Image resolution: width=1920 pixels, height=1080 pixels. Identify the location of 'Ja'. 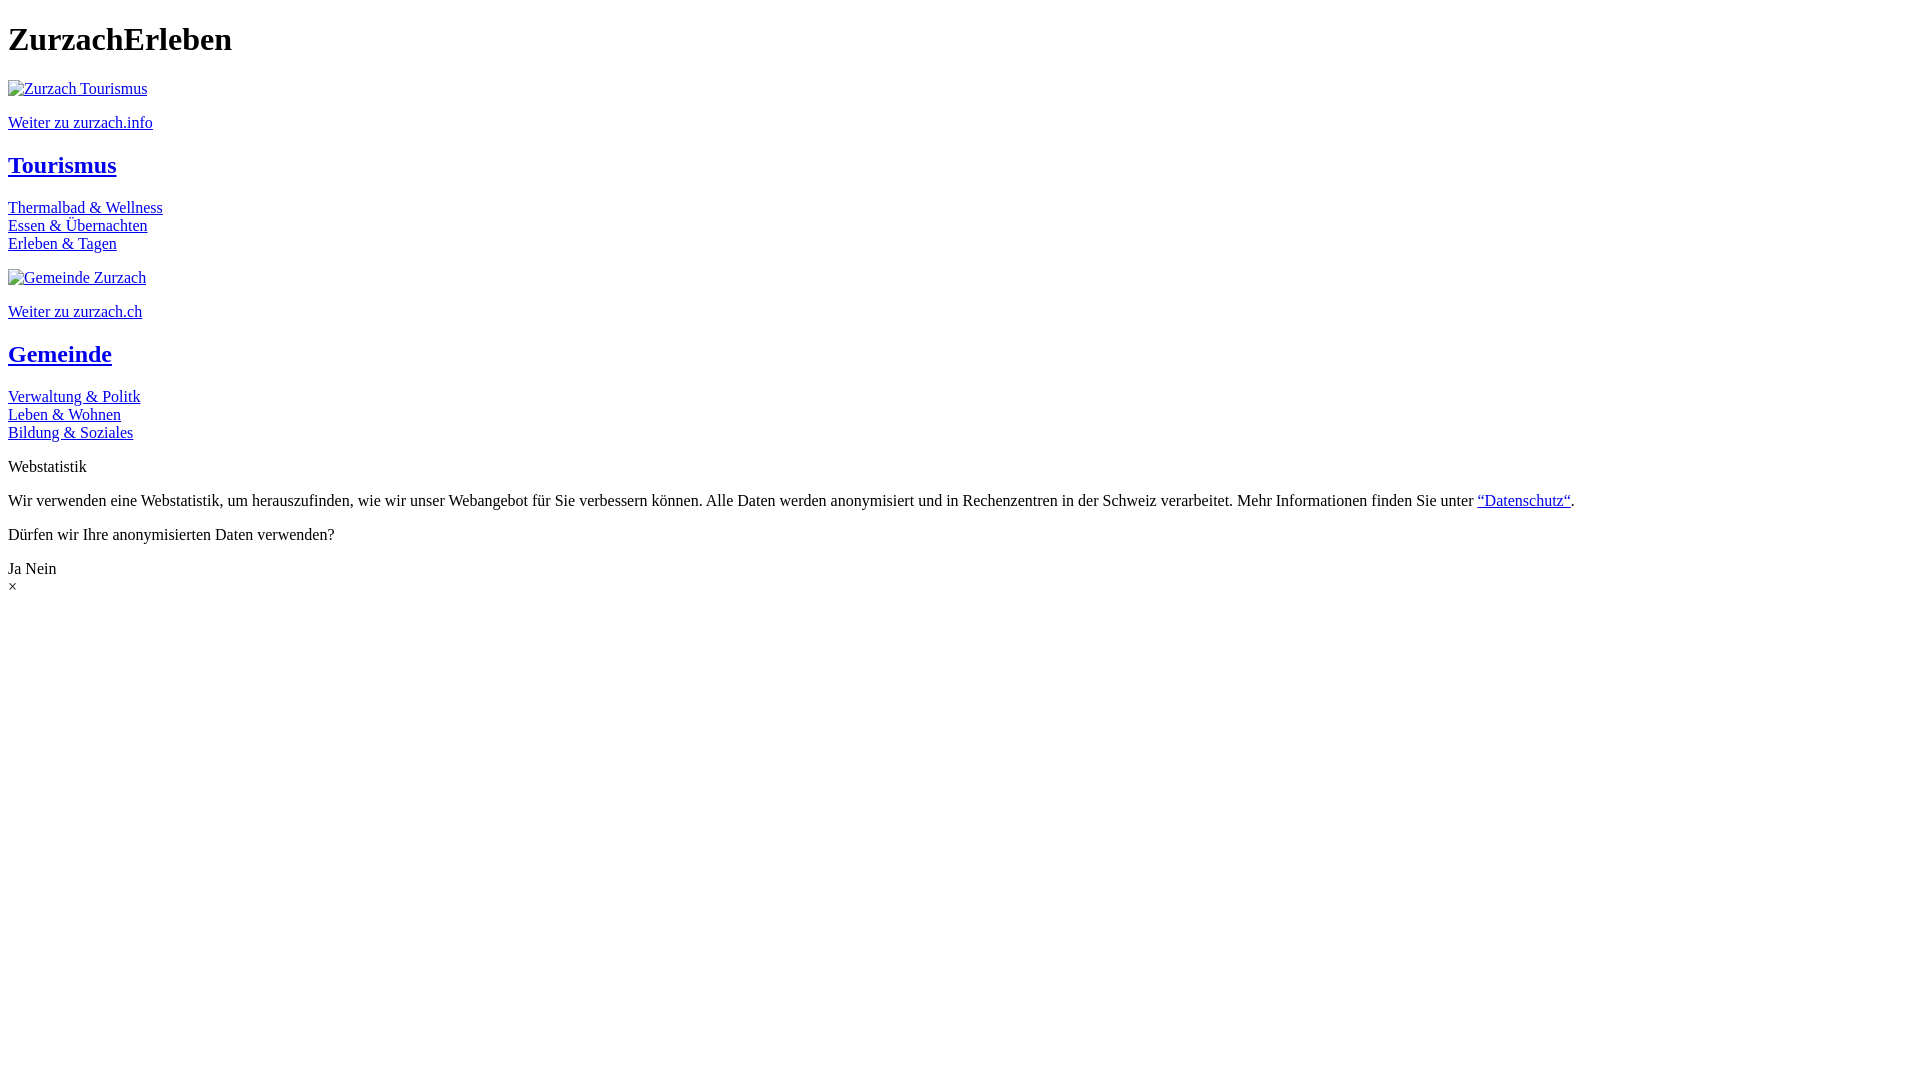
(14, 568).